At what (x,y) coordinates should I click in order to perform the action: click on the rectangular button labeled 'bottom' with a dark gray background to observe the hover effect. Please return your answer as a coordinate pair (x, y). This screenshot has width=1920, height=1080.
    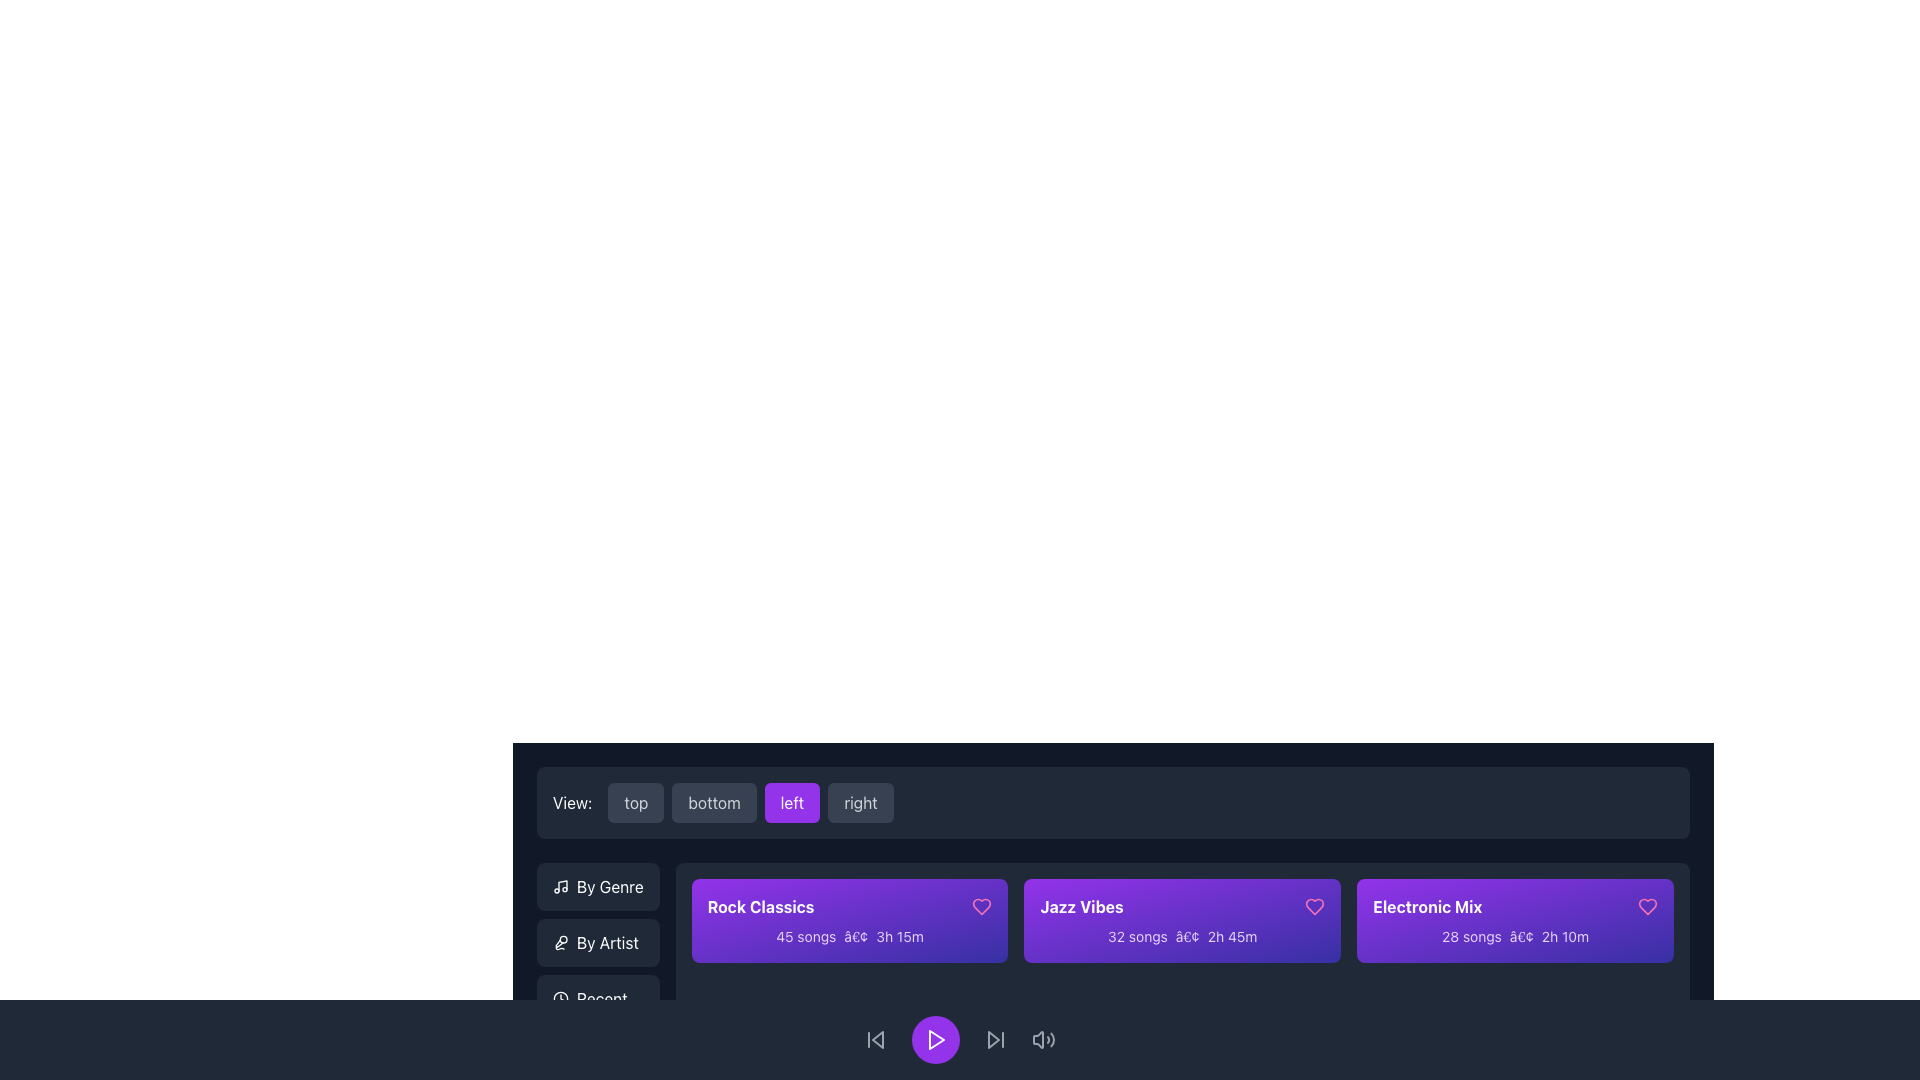
    Looking at the image, I should click on (714, 801).